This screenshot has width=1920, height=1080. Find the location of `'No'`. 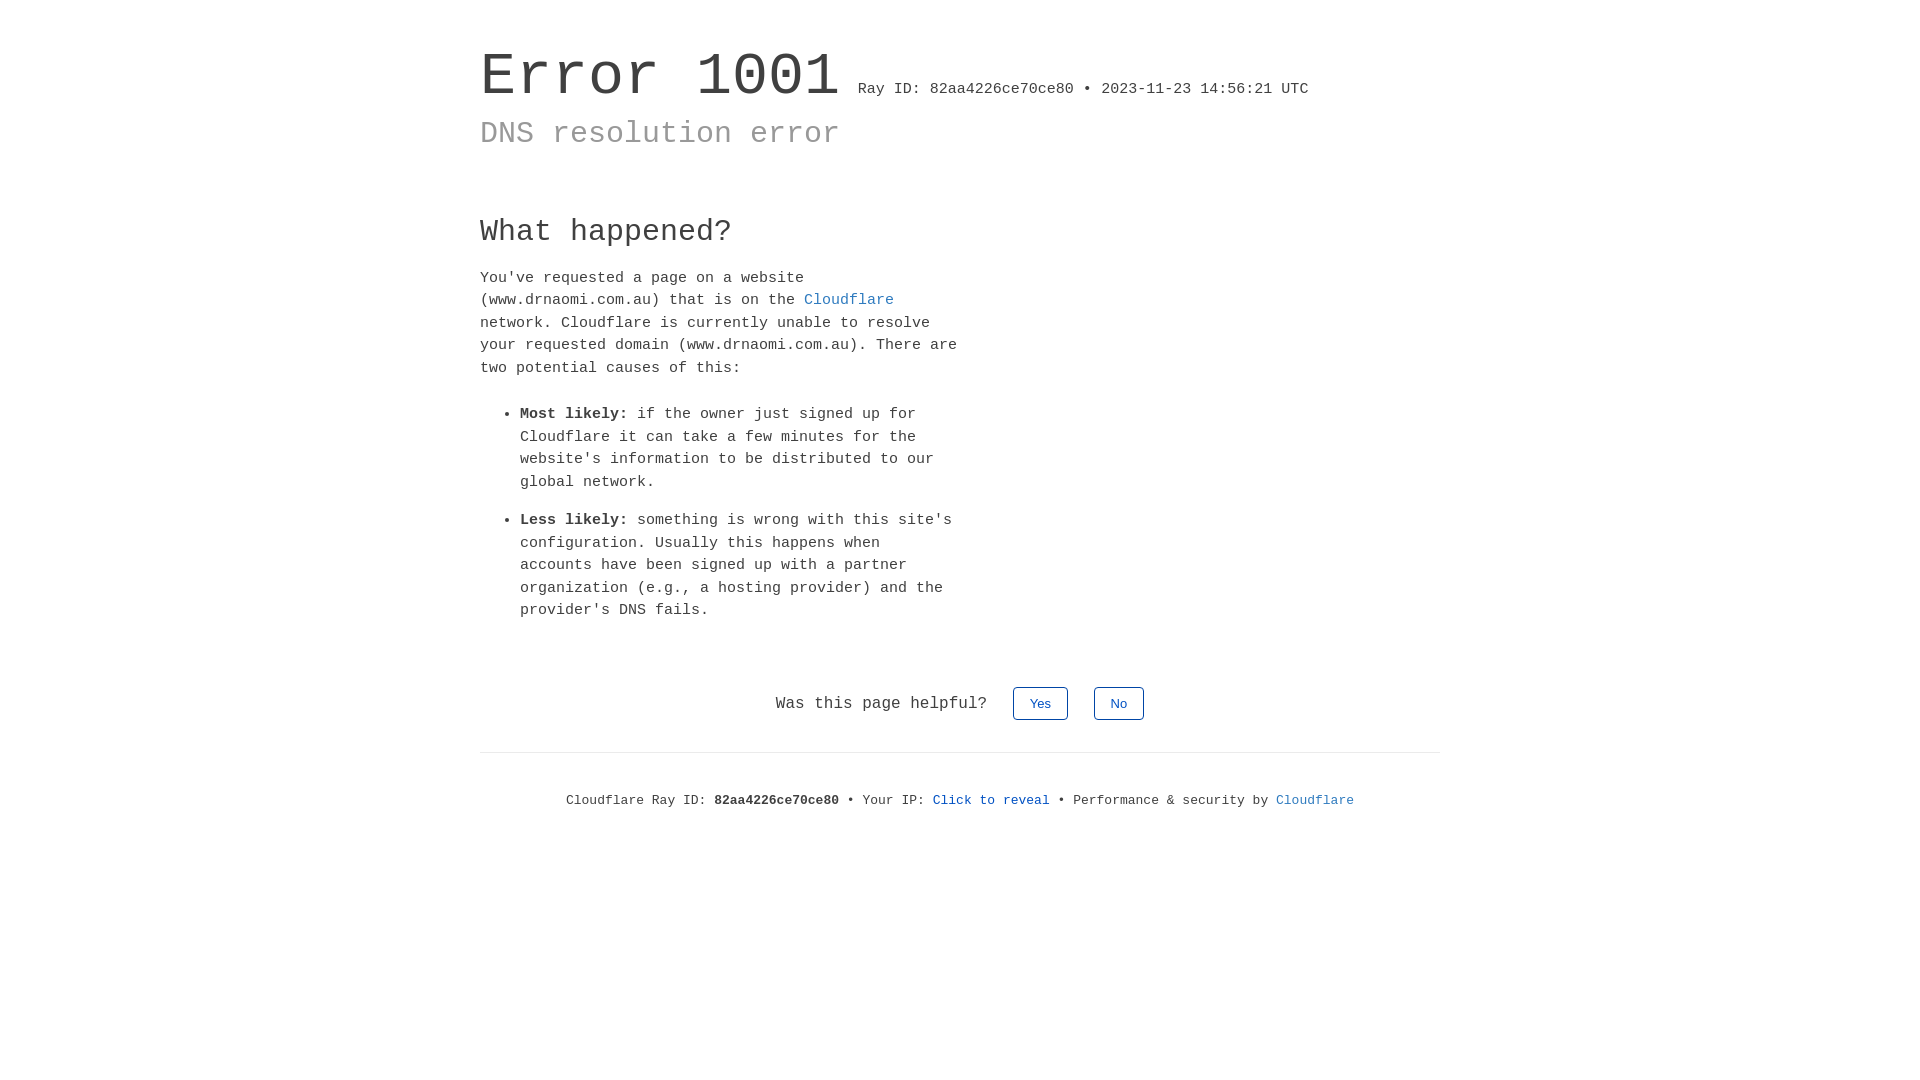

'No' is located at coordinates (1118, 701).